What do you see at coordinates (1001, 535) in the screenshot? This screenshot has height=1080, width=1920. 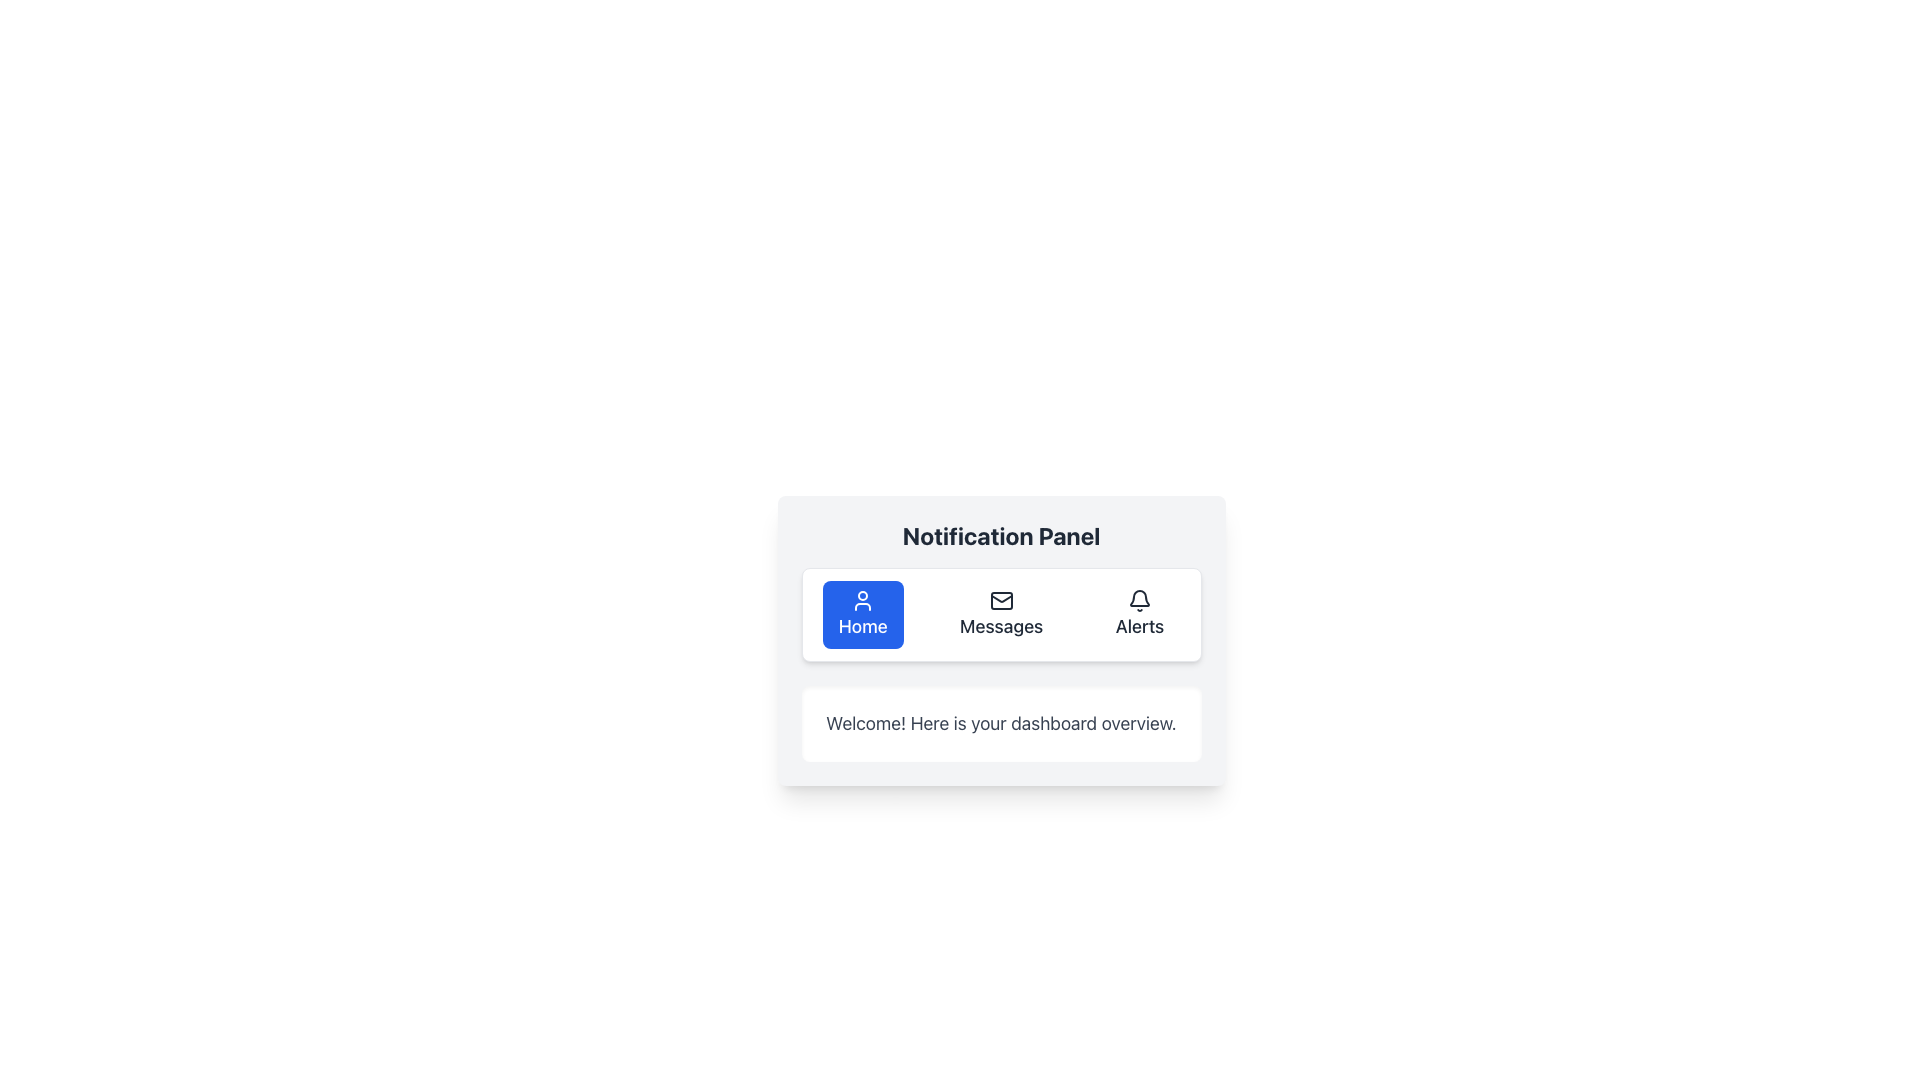 I see `the Heading element that serves as the section title for the notification panel interface, located near the upper edge and above navigation buttons` at bounding box center [1001, 535].